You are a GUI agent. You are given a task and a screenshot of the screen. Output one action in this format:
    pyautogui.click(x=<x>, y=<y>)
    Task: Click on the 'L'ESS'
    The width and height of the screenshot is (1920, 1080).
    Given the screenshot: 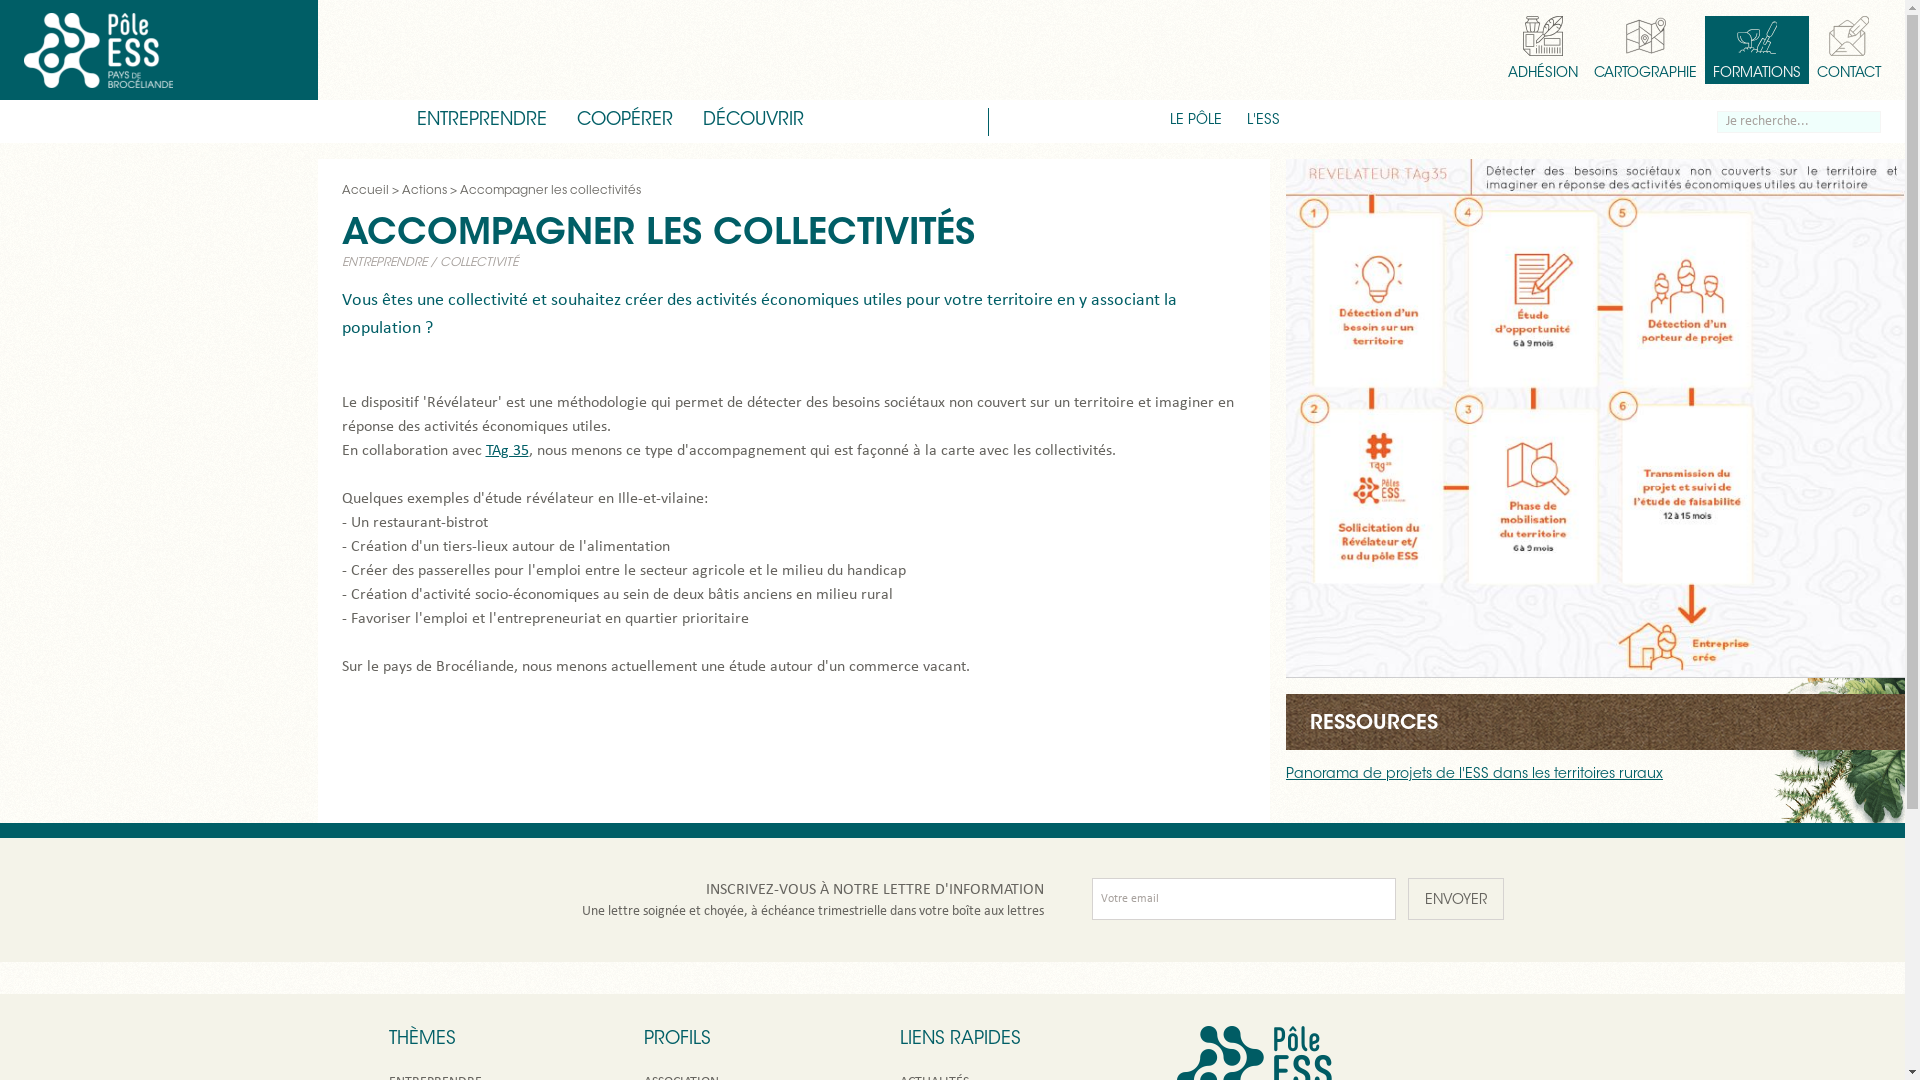 What is the action you would take?
    pyautogui.click(x=1262, y=121)
    